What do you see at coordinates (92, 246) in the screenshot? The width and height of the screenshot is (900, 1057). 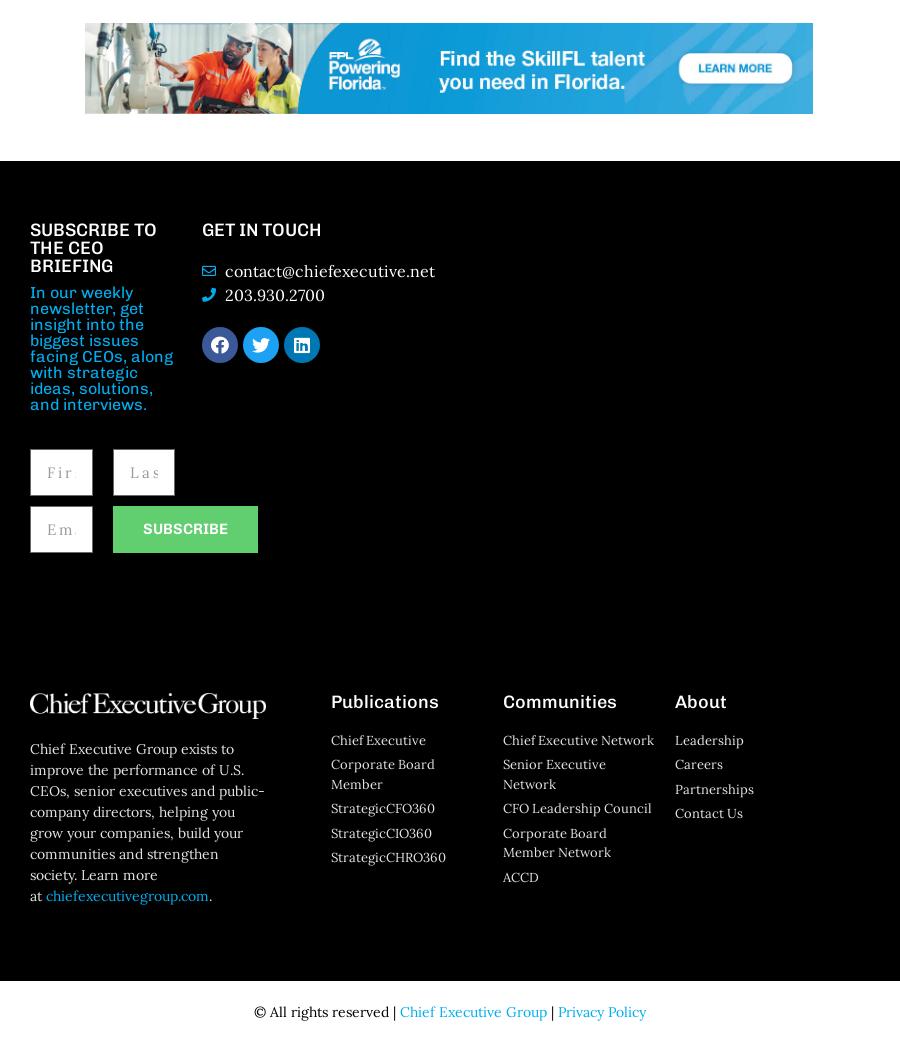 I see `'SUBSCRIBE TO THE CEO BRIEFING'` at bounding box center [92, 246].